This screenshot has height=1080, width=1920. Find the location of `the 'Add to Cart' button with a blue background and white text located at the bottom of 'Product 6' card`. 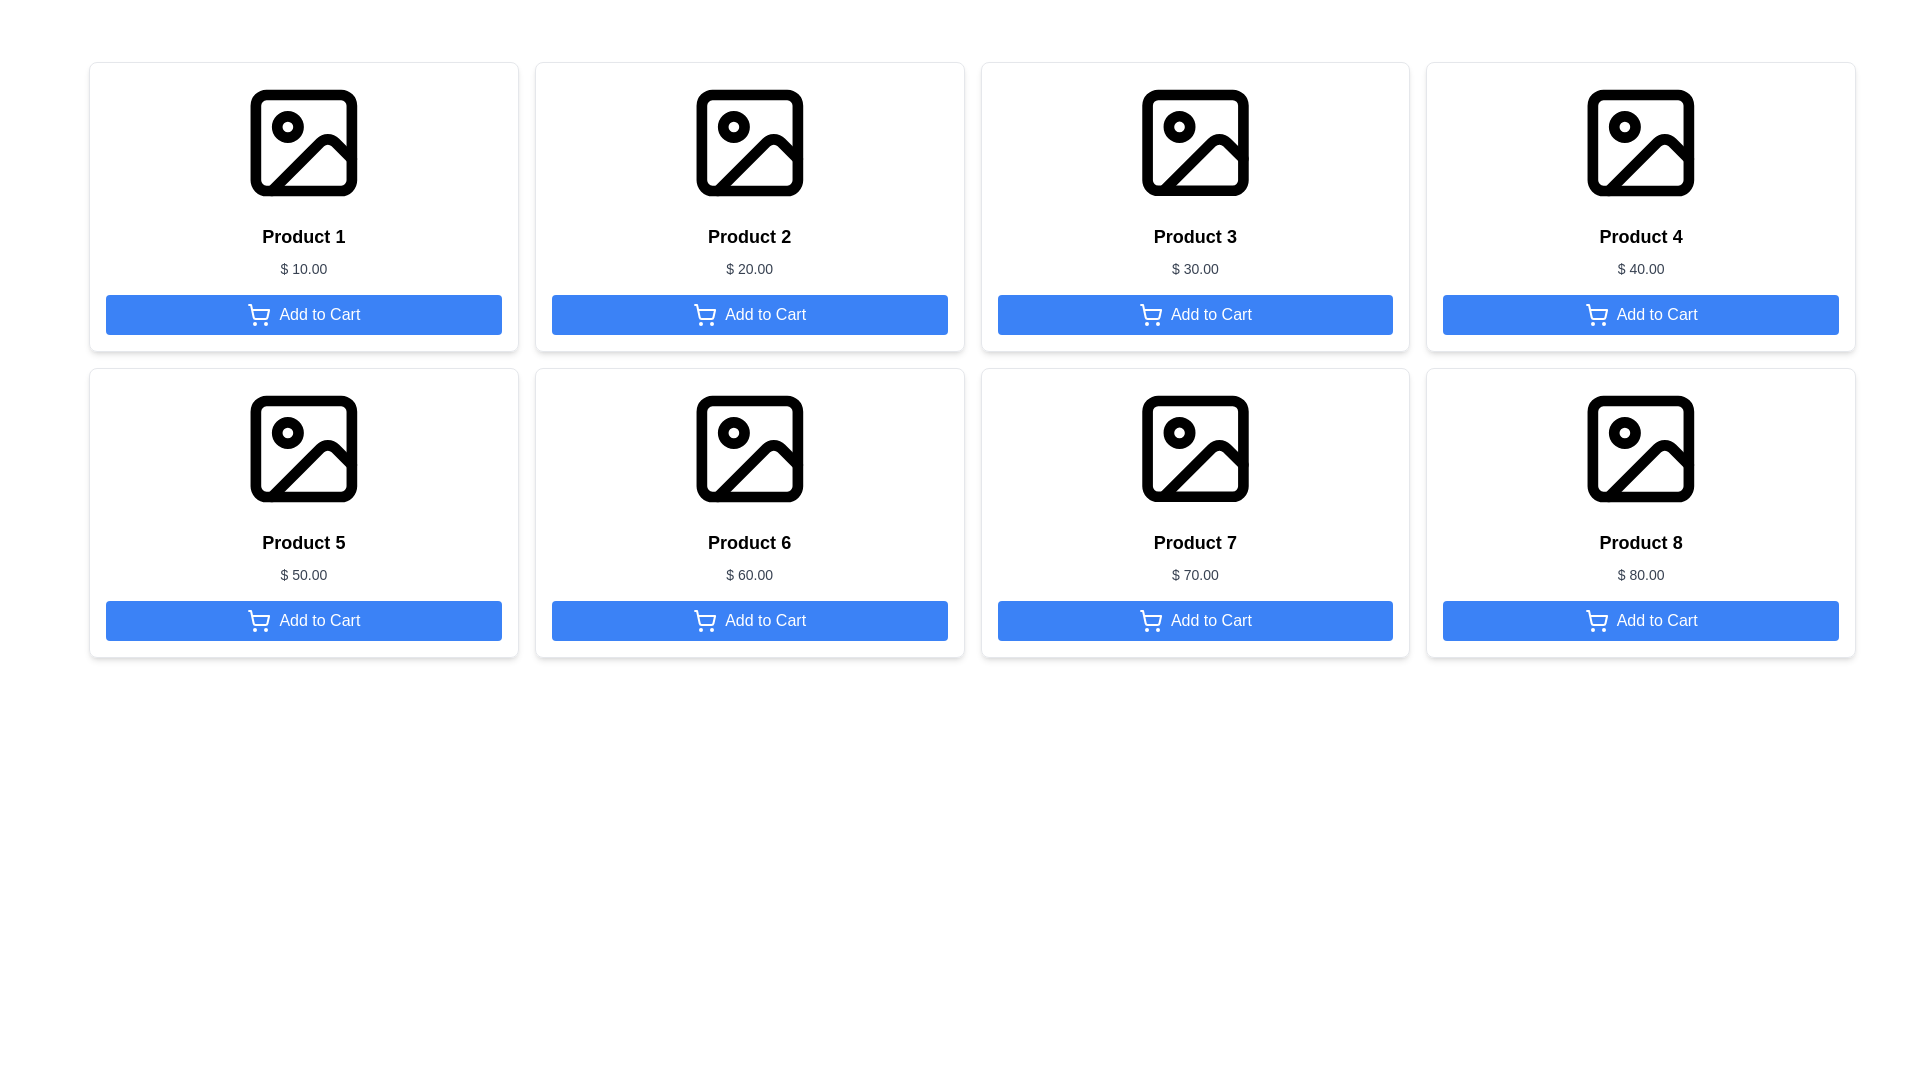

the 'Add to Cart' button with a blue background and white text located at the bottom of 'Product 6' card is located at coordinates (748, 620).